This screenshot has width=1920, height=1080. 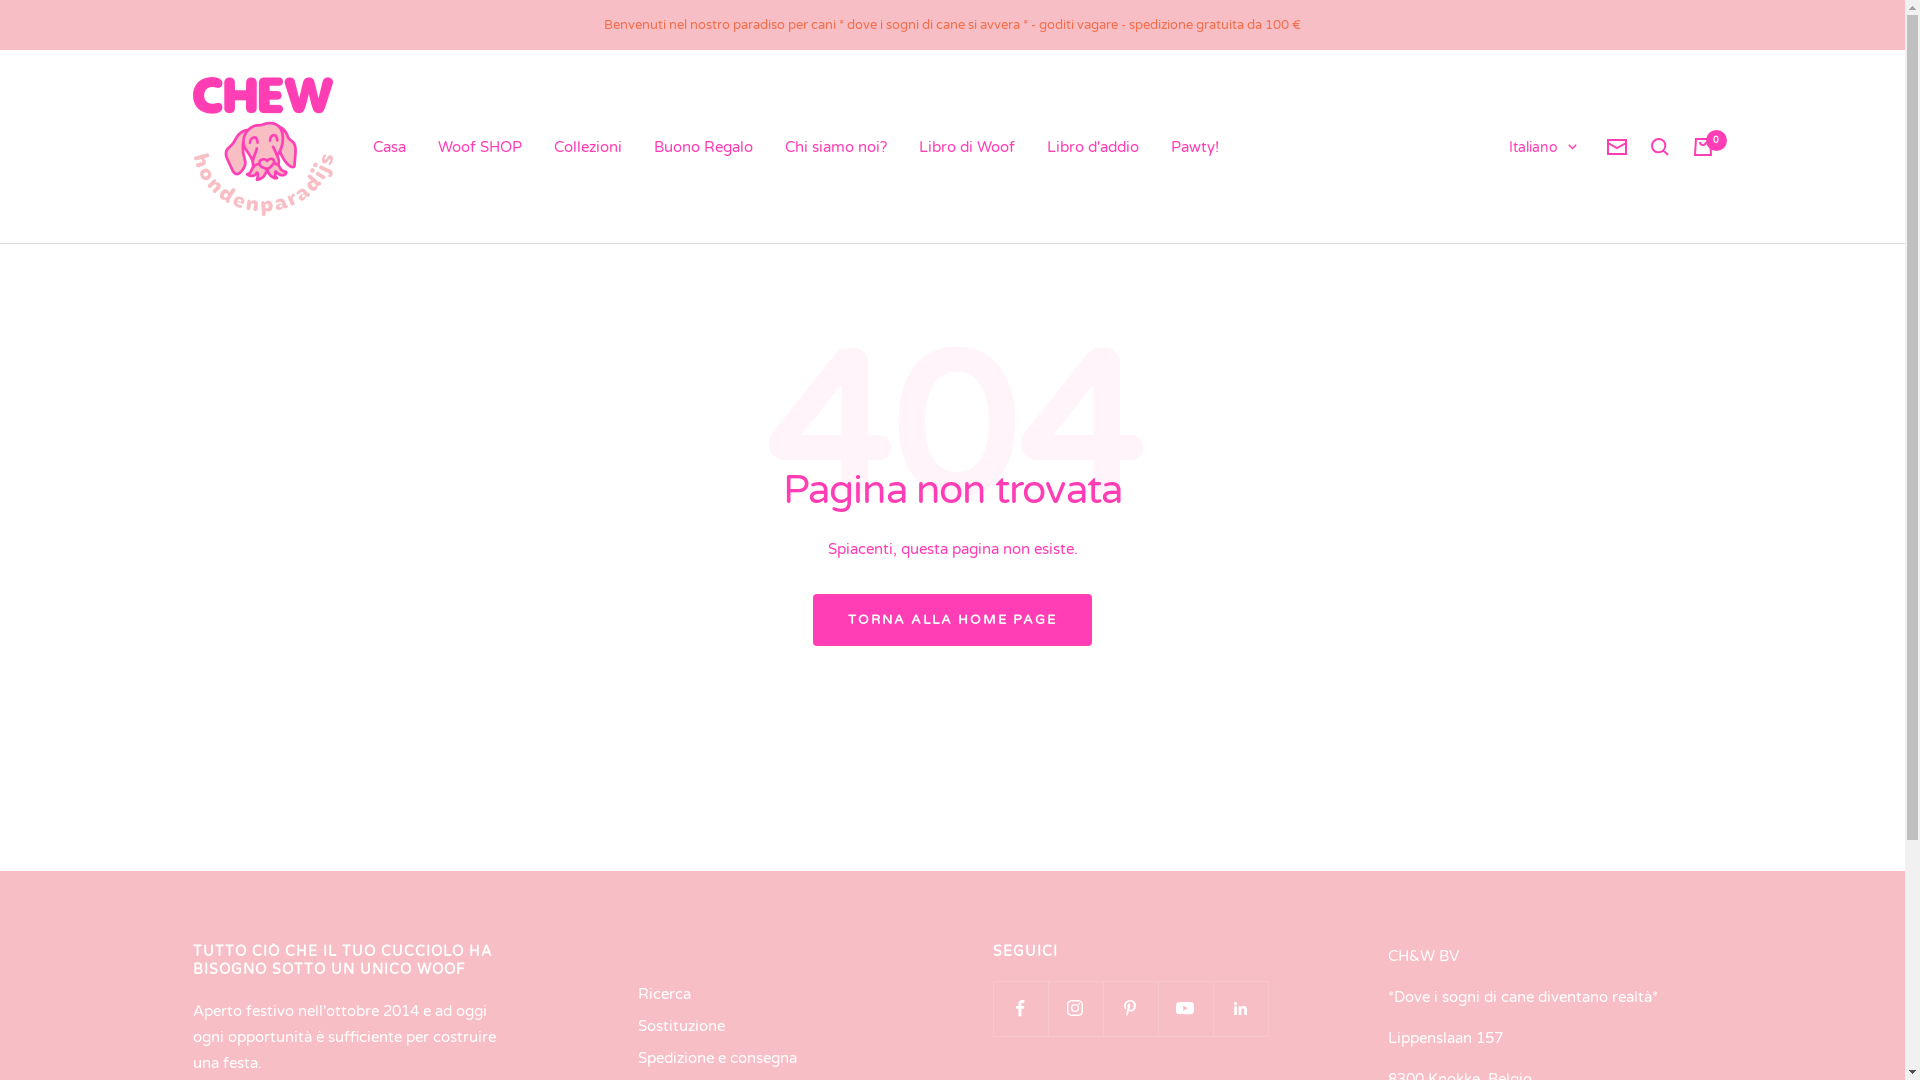 I want to click on '0', so click(x=1690, y=145).